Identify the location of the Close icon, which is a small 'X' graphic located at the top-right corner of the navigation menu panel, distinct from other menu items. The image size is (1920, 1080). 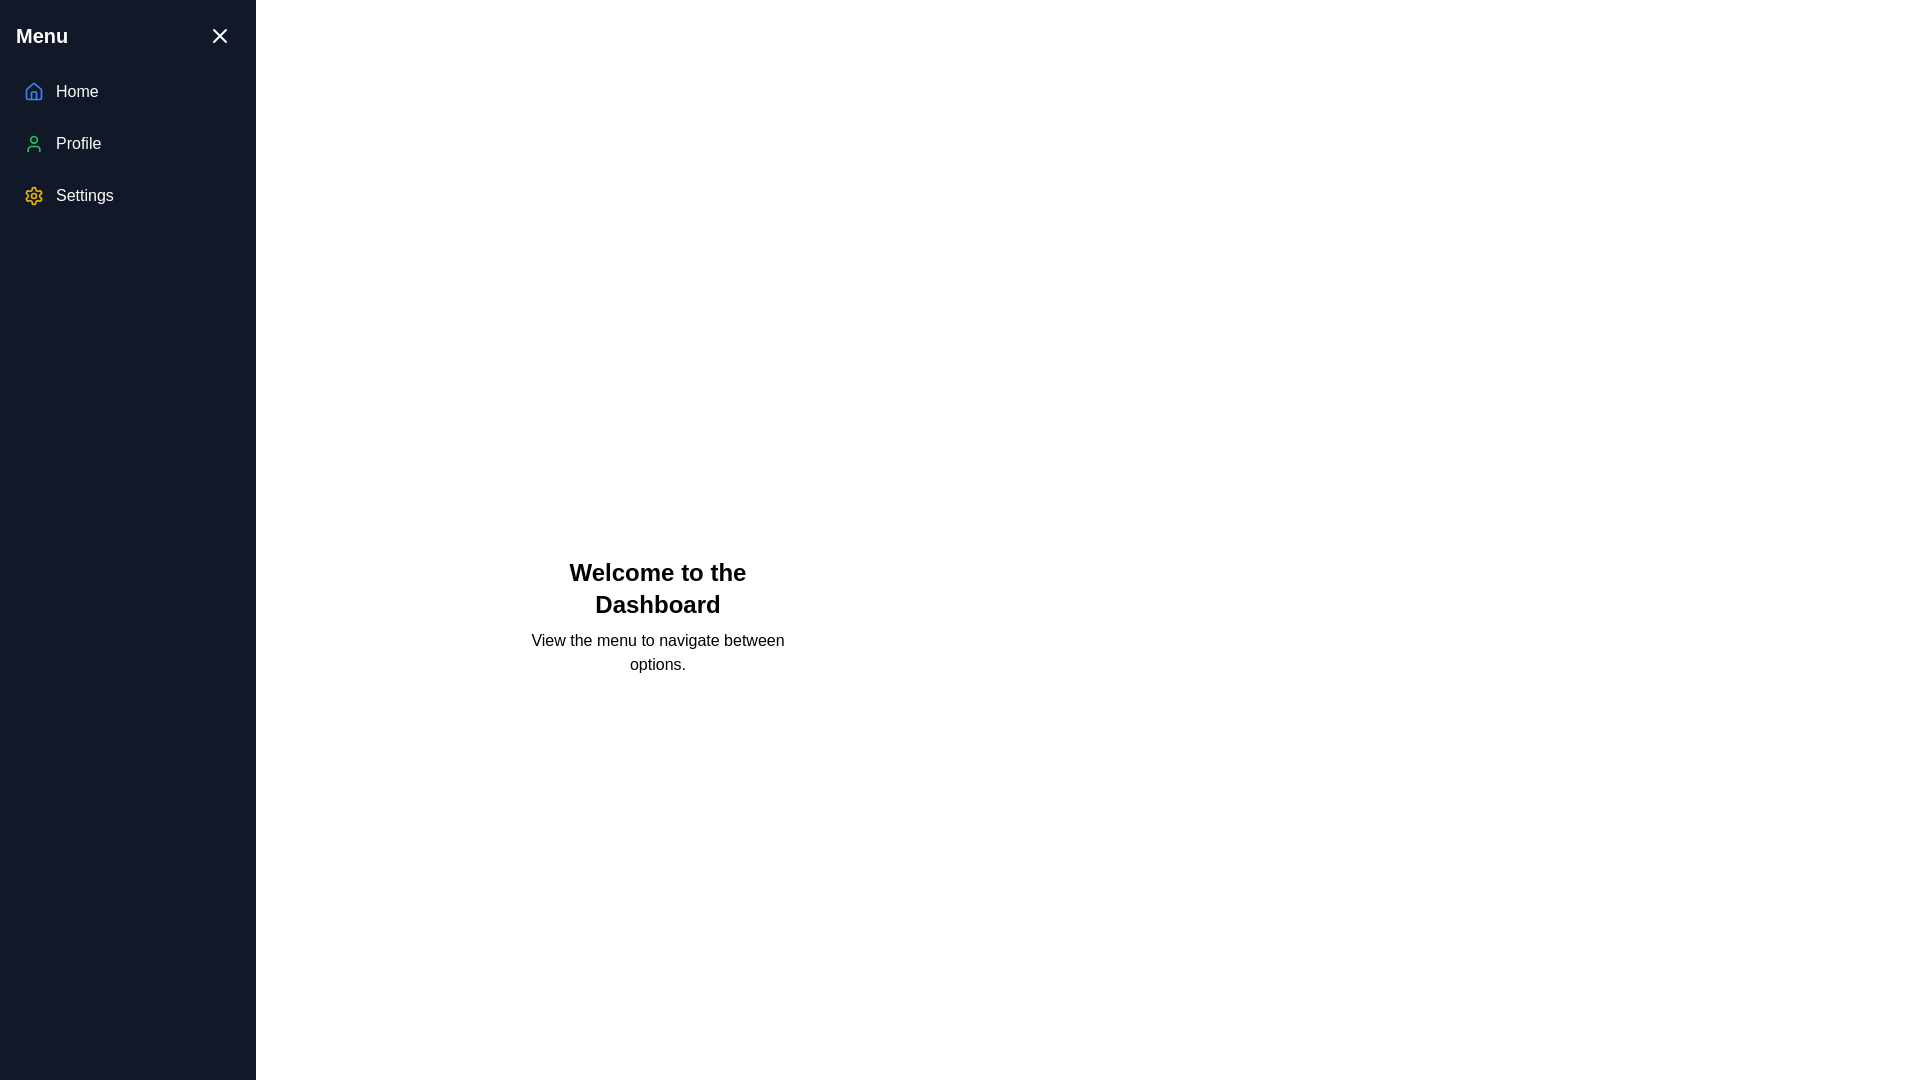
(220, 35).